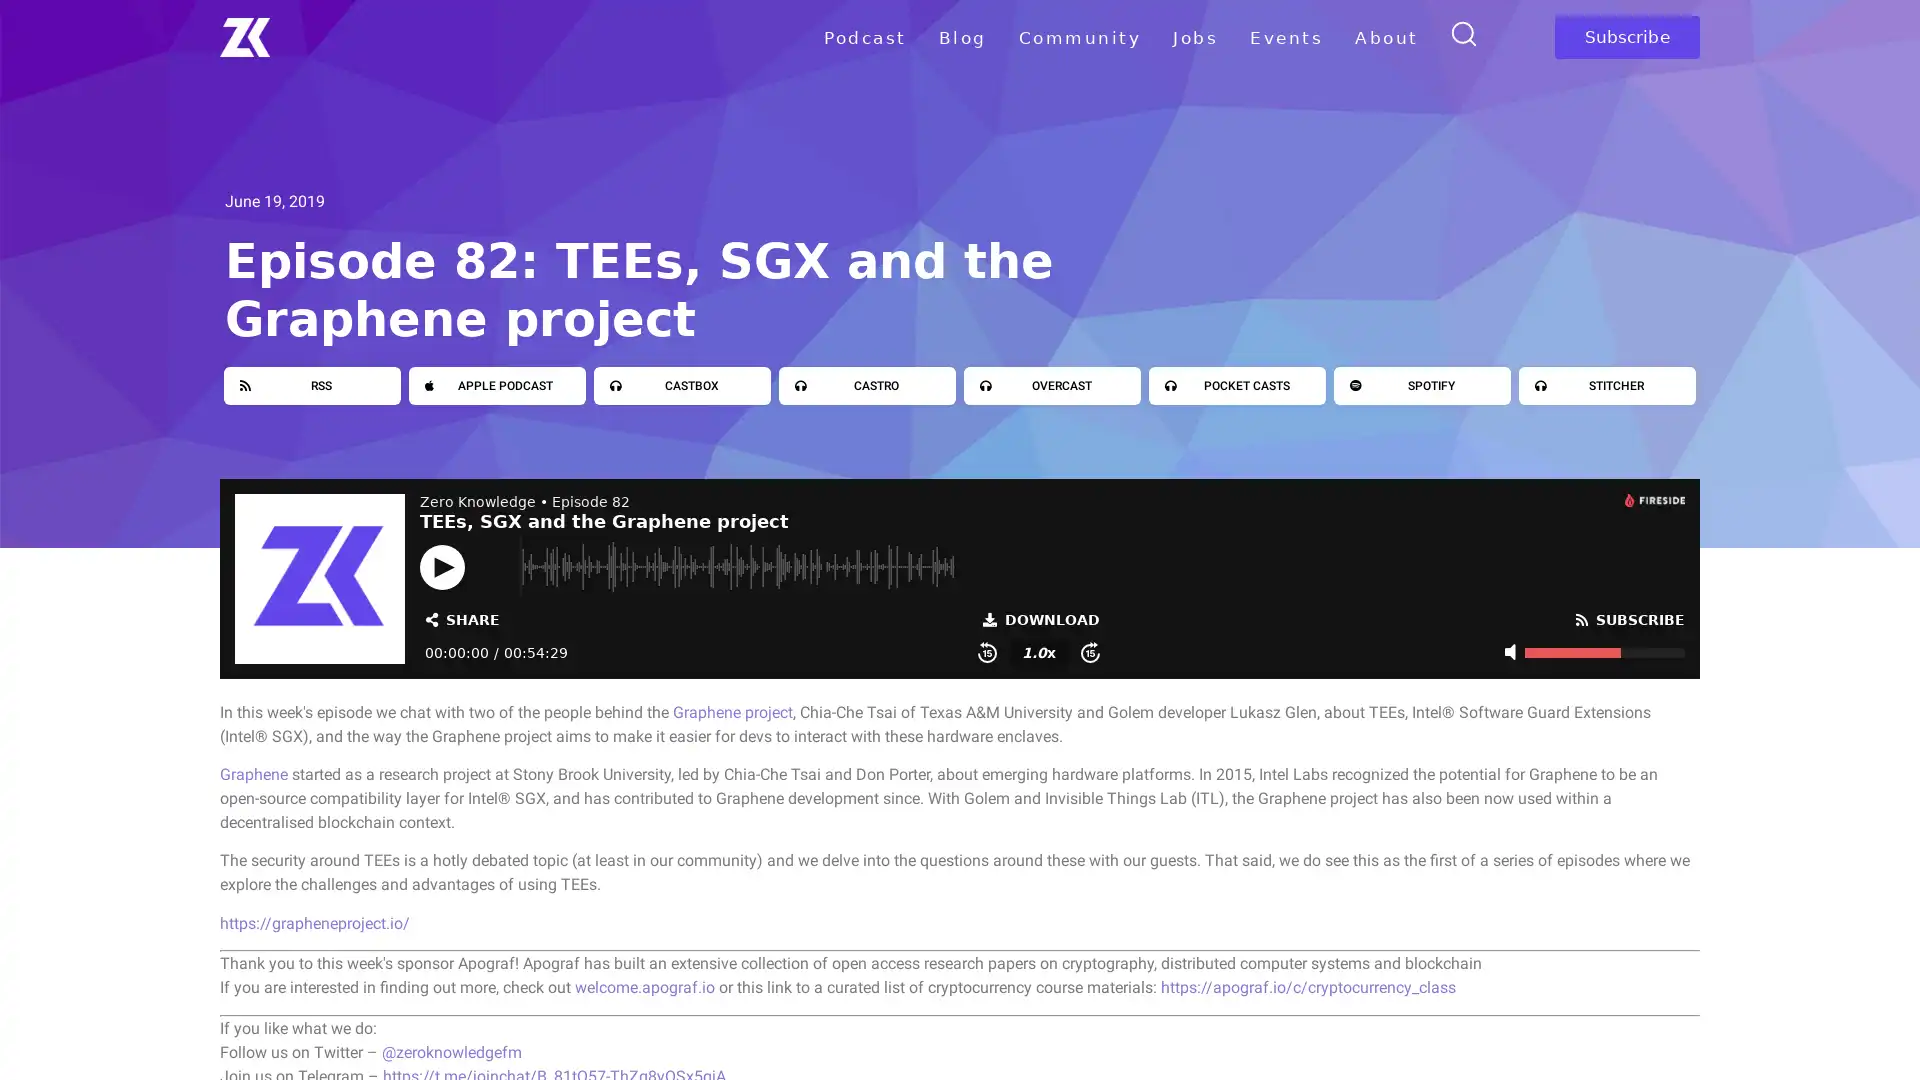 Image resolution: width=1920 pixels, height=1080 pixels. Describe the element at coordinates (1626, 37) in the screenshot. I see `Subscribe` at that location.